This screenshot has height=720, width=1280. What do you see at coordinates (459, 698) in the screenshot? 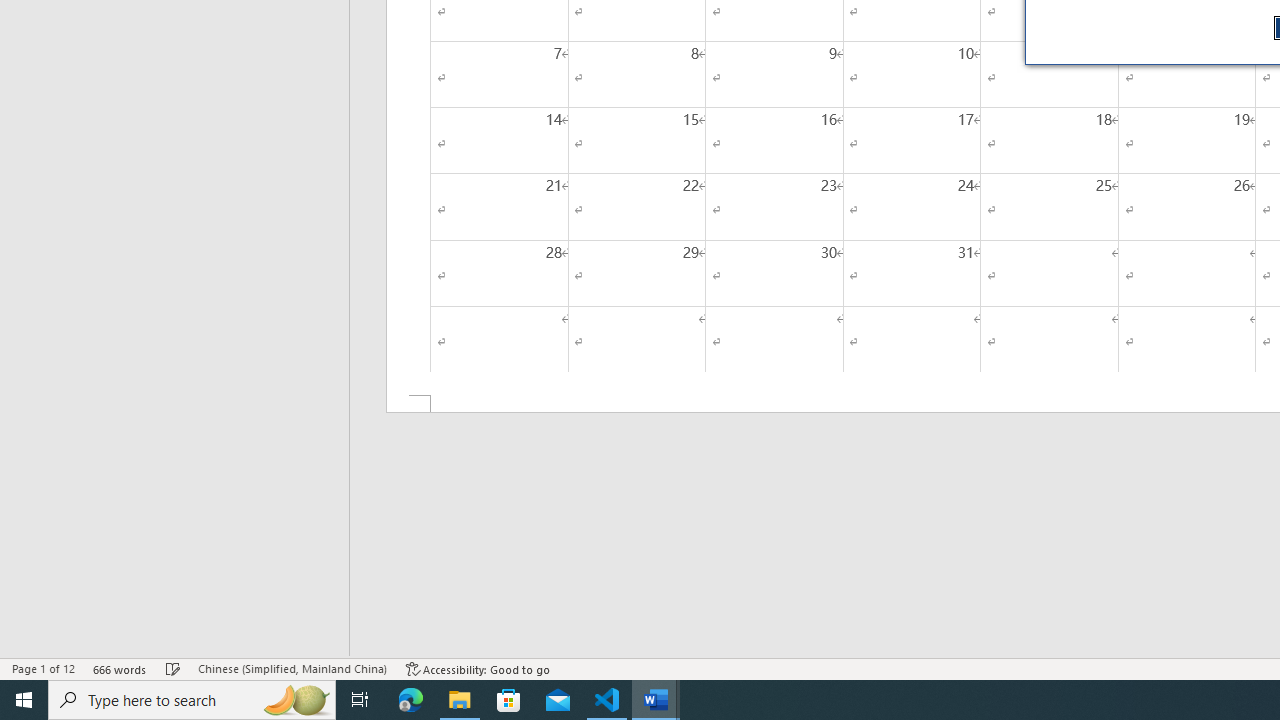
I see `'File Explorer - 1 running window'` at bounding box center [459, 698].